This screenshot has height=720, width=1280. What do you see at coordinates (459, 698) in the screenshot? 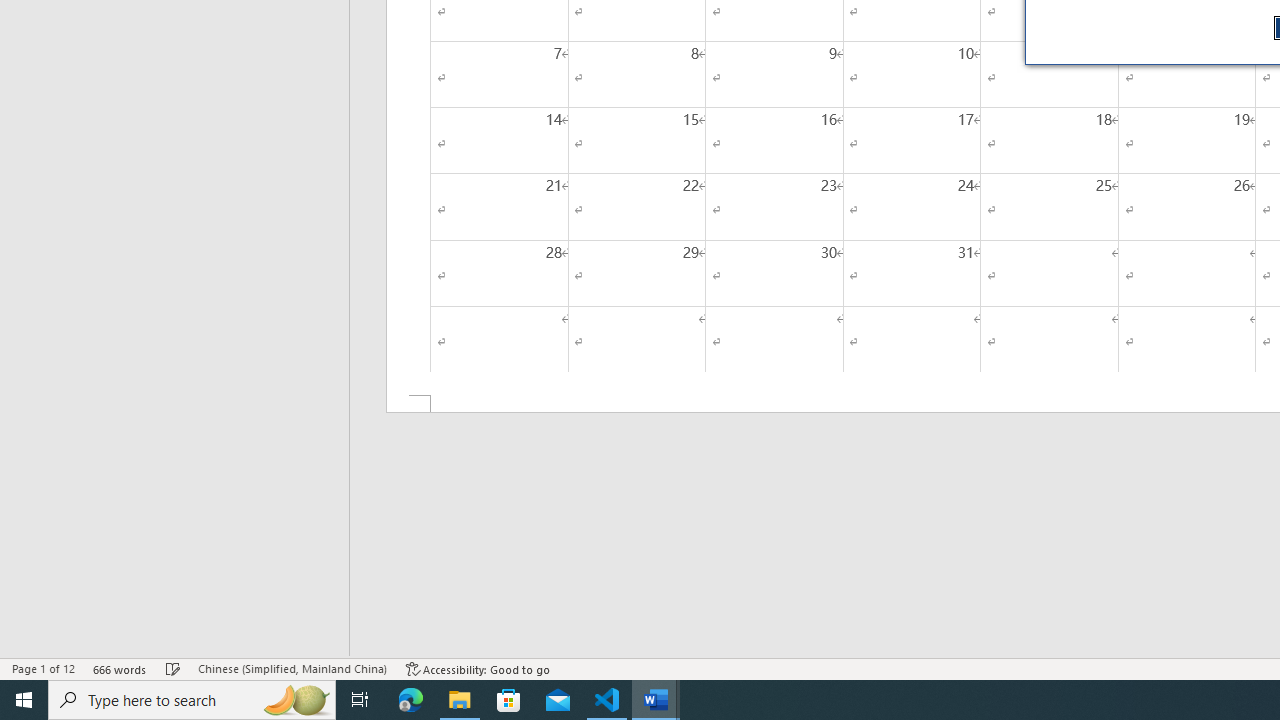
I see `'File Explorer - 1 running window'` at bounding box center [459, 698].